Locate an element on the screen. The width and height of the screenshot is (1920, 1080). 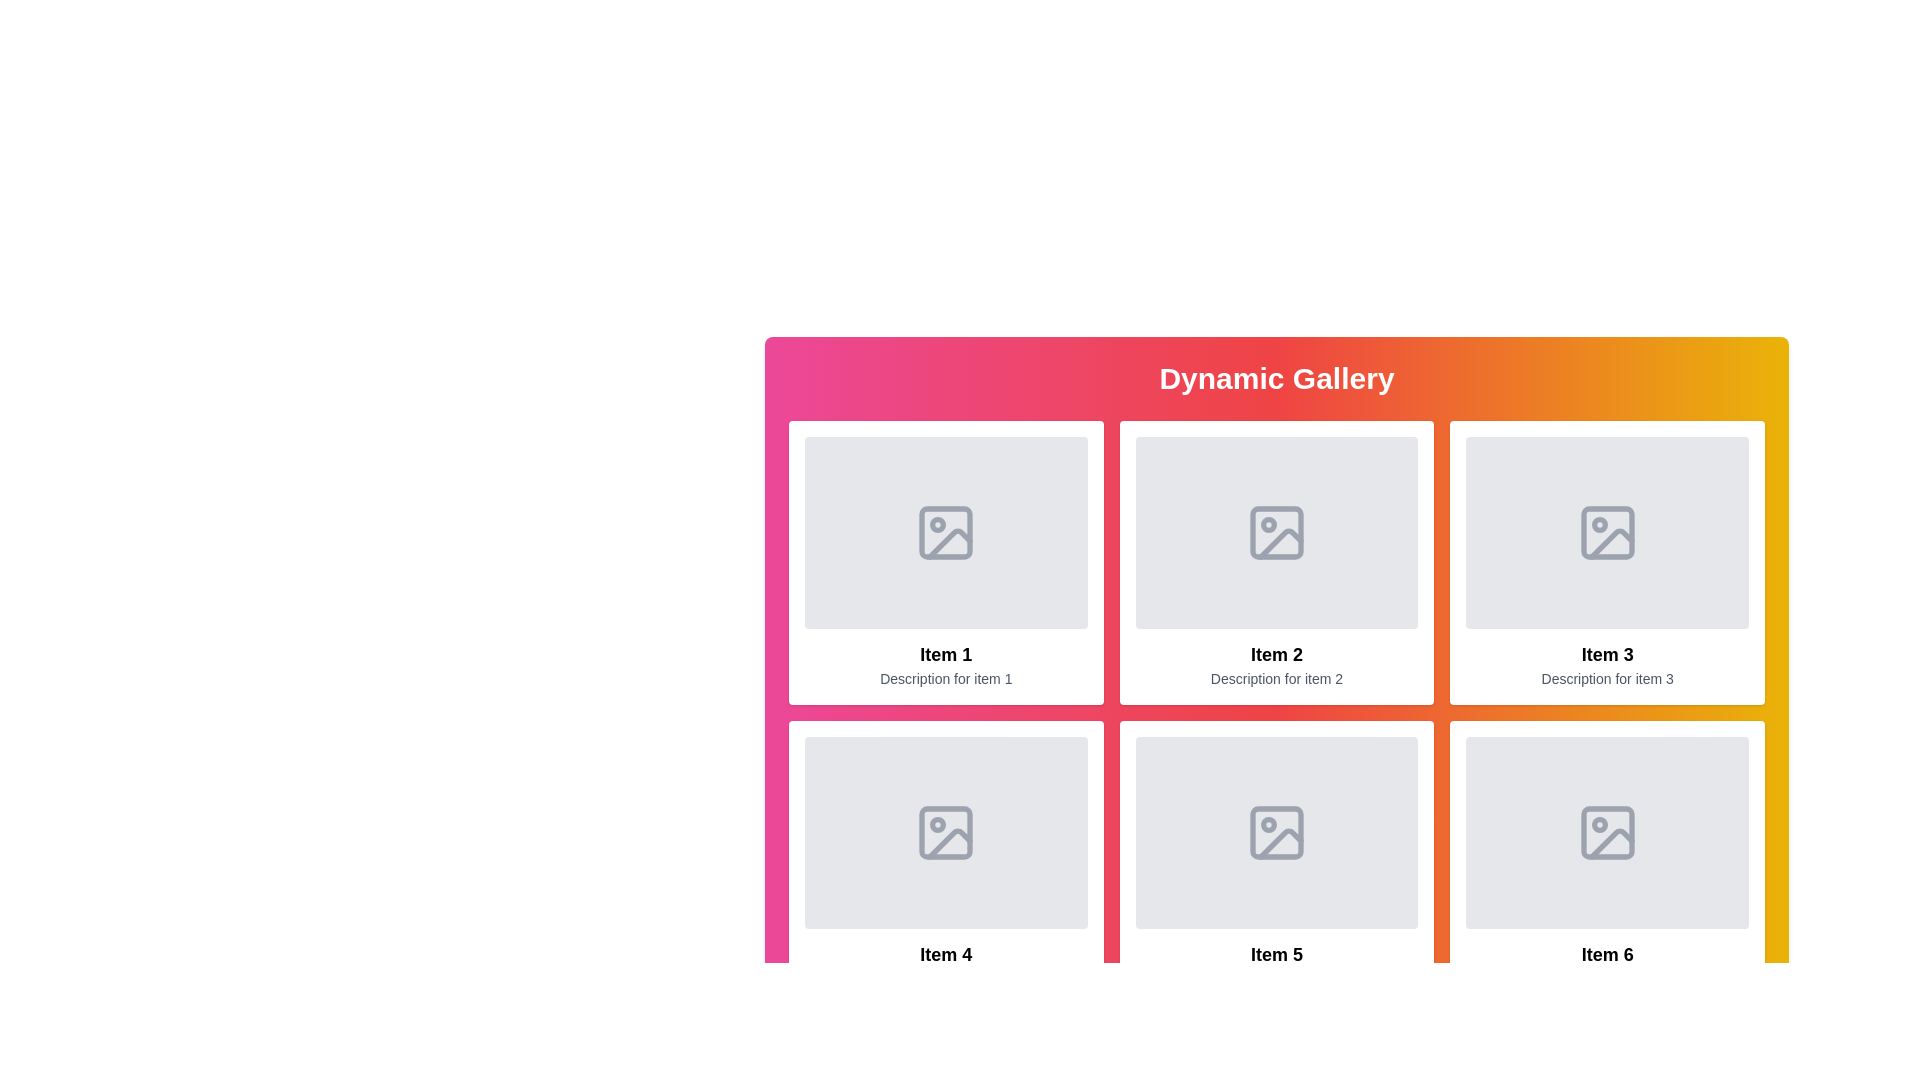
the light gray square-shaped icon with rounded corners located in the third item of the top row of the grid beneath the 'Dynamic Gallery' title is located at coordinates (1607, 531).